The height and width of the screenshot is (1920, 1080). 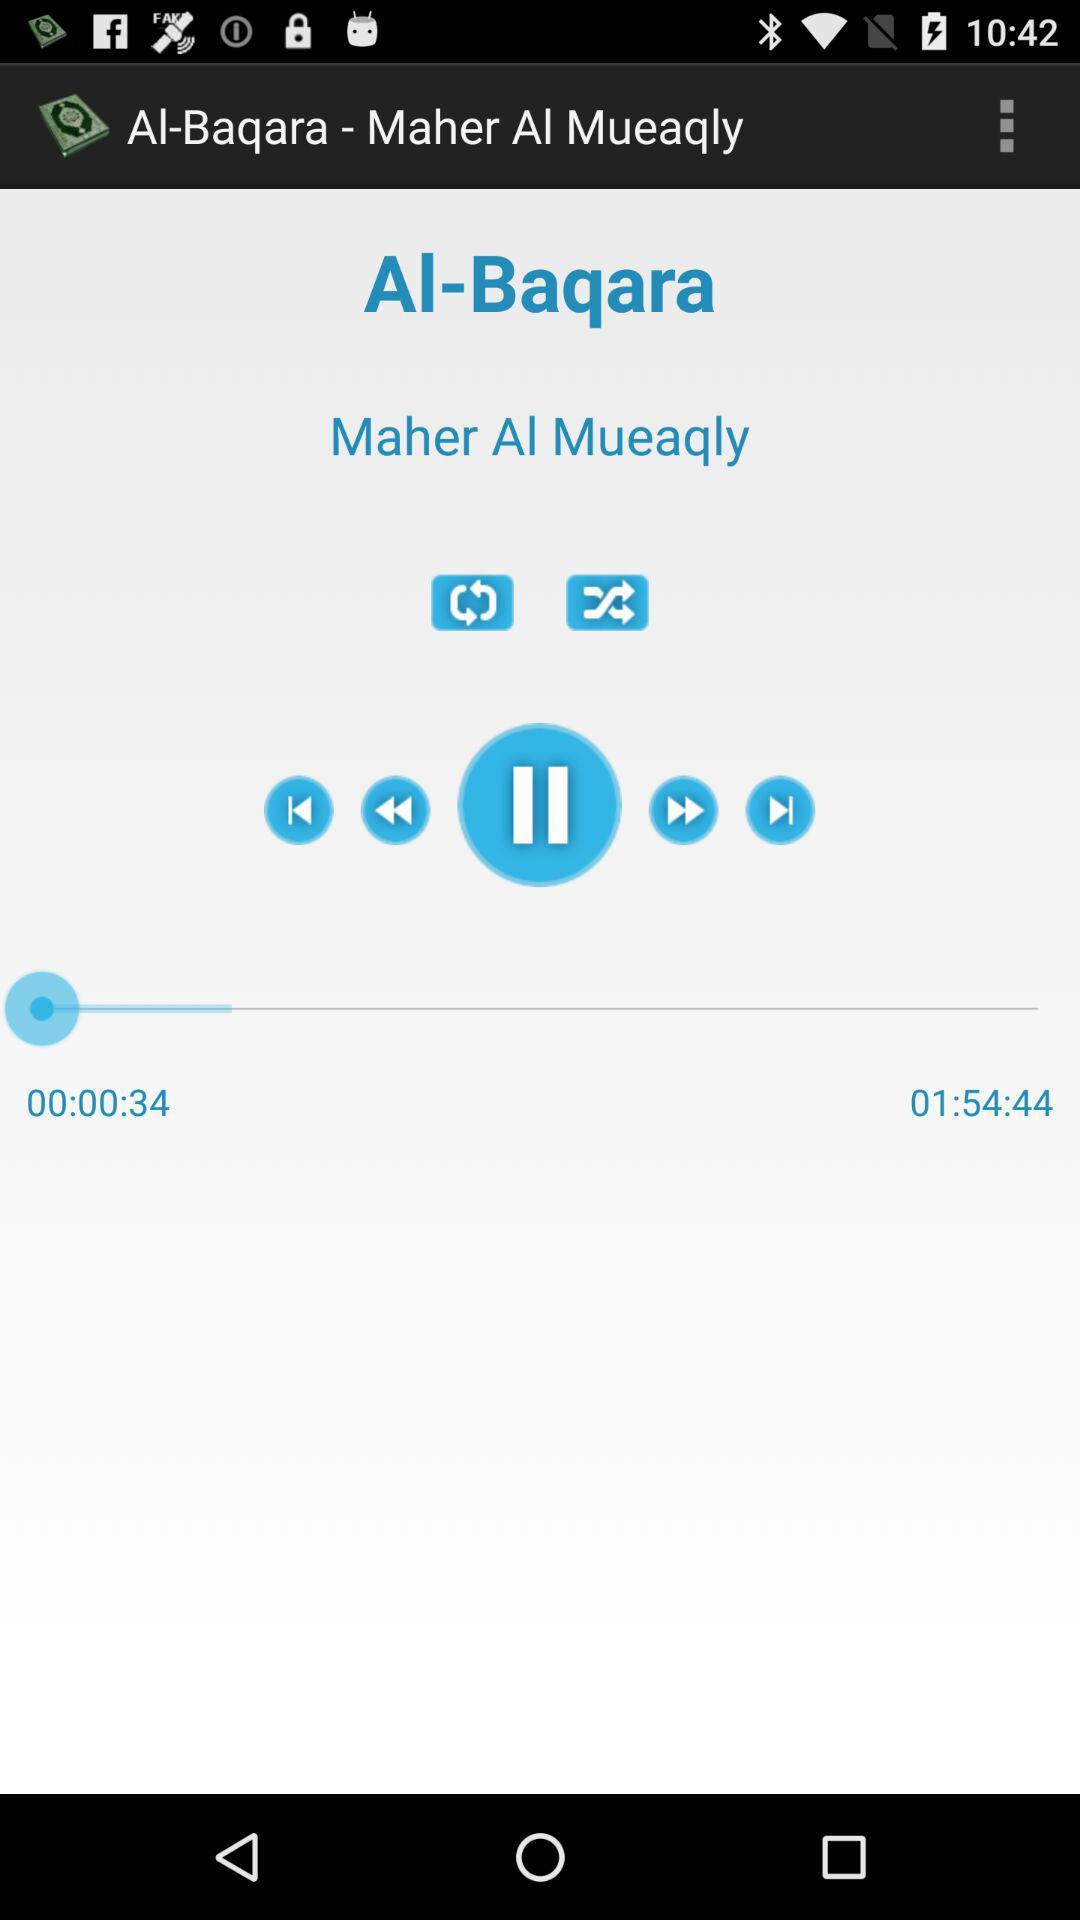 What do you see at coordinates (682, 867) in the screenshot?
I see `the av_forward icon` at bounding box center [682, 867].